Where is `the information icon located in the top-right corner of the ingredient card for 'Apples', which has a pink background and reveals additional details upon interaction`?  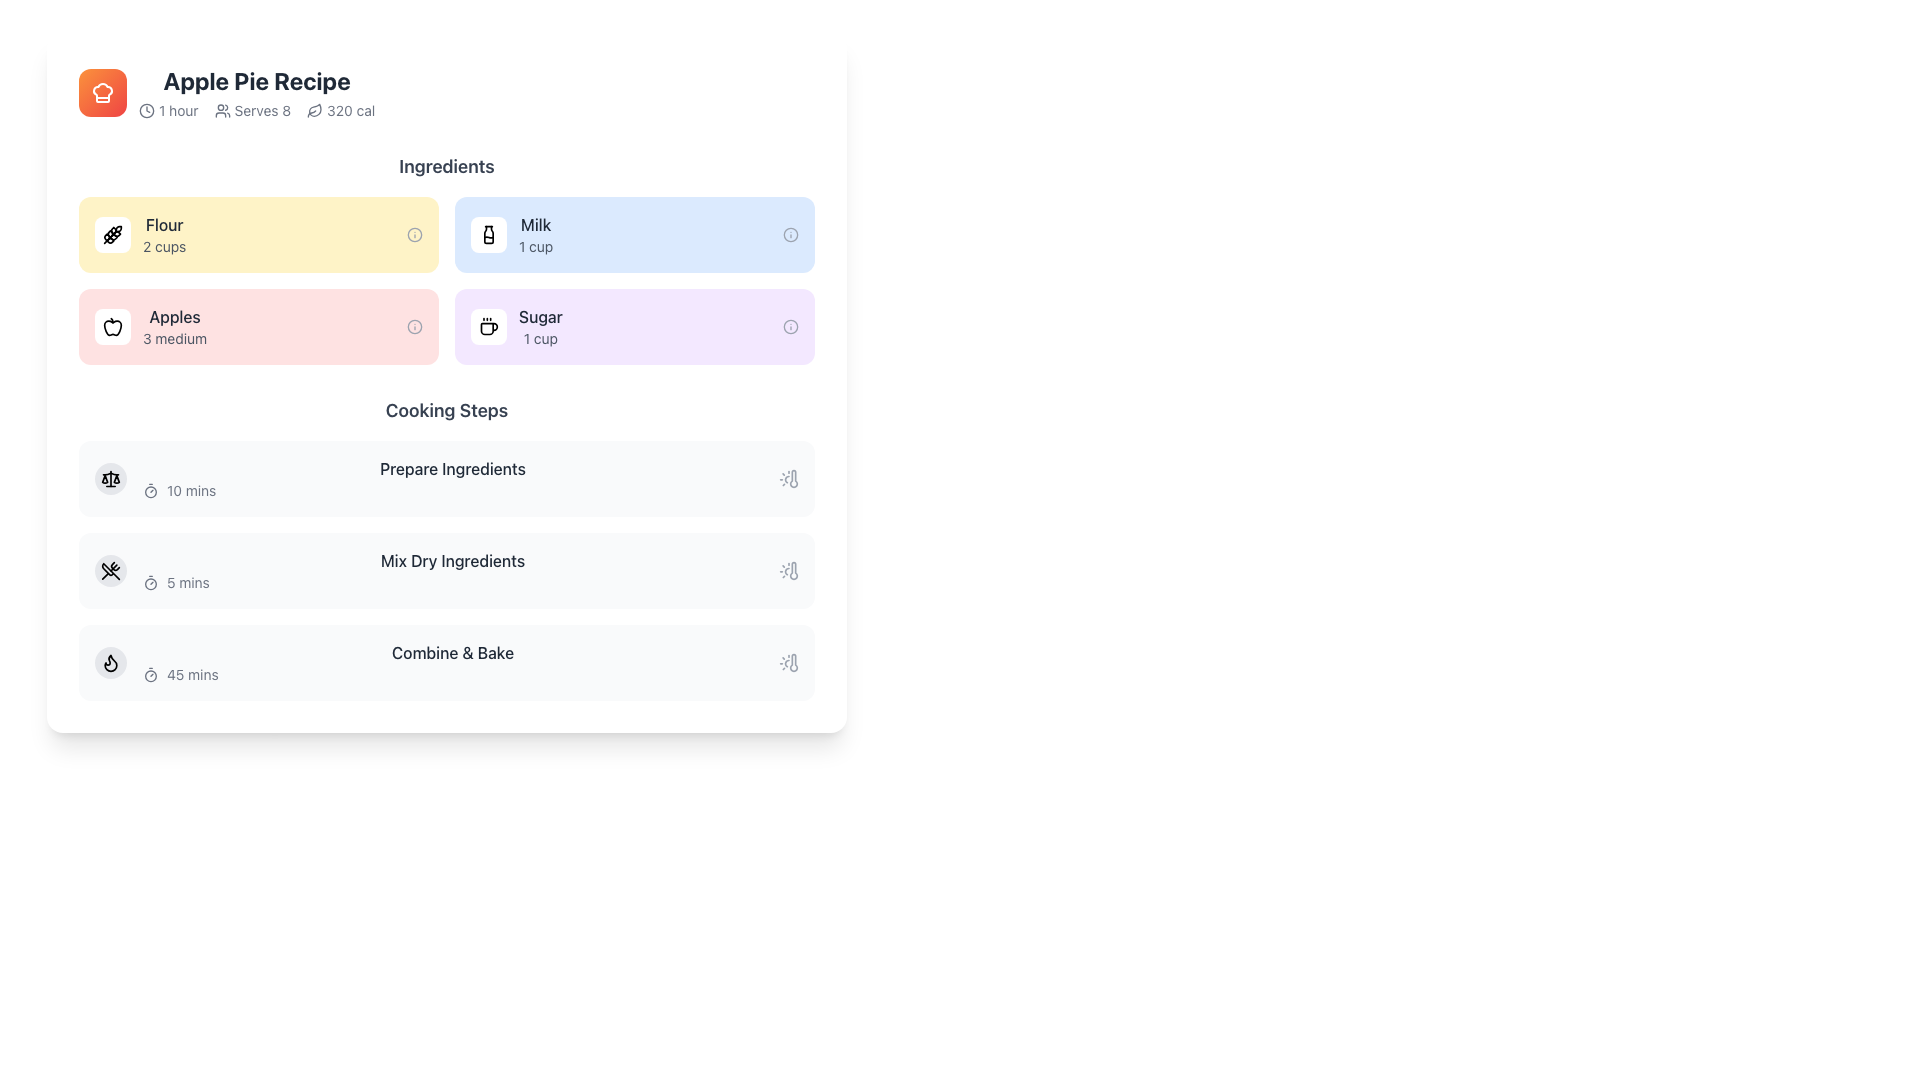
the information icon located in the top-right corner of the ingredient card for 'Apples', which has a pink background and reveals additional details upon interaction is located at coordinates (413, 326).